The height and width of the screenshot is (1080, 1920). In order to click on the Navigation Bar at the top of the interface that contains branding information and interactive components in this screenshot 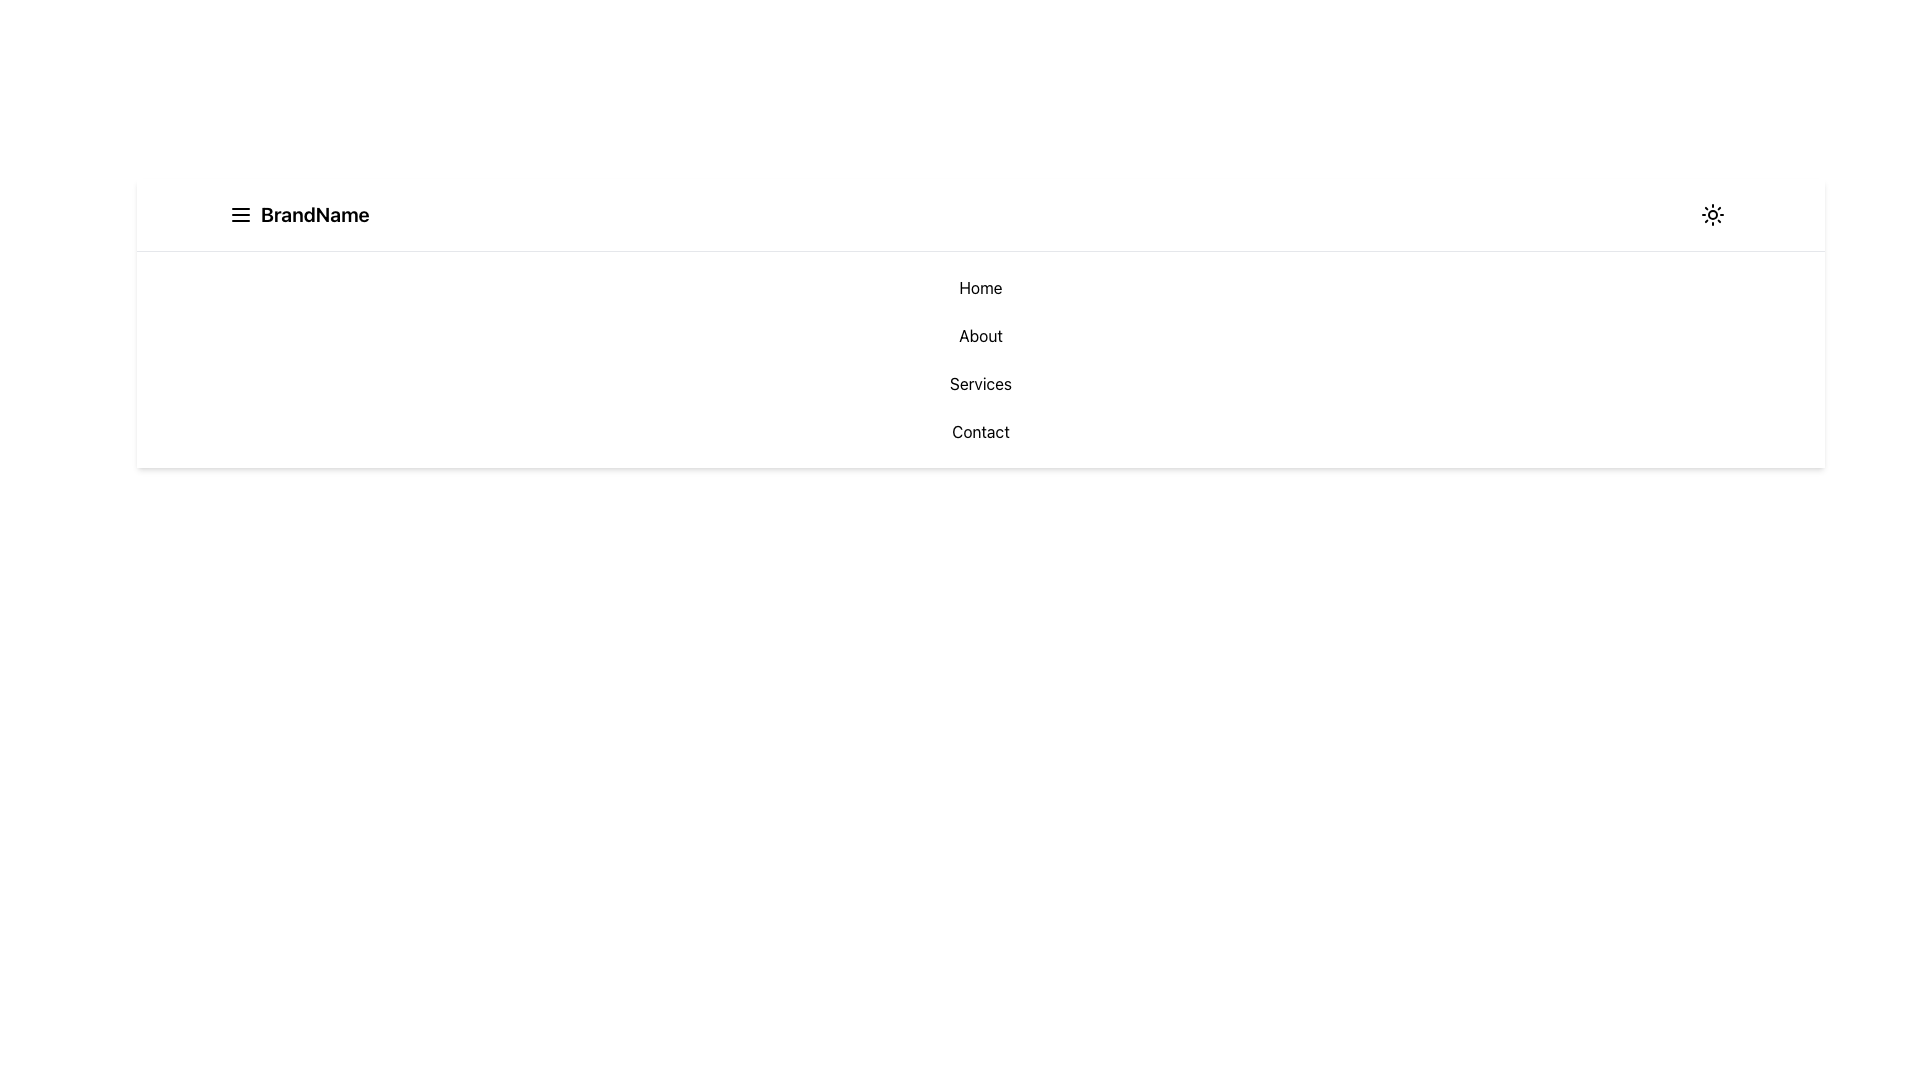, I will do `click(980, 215)`.